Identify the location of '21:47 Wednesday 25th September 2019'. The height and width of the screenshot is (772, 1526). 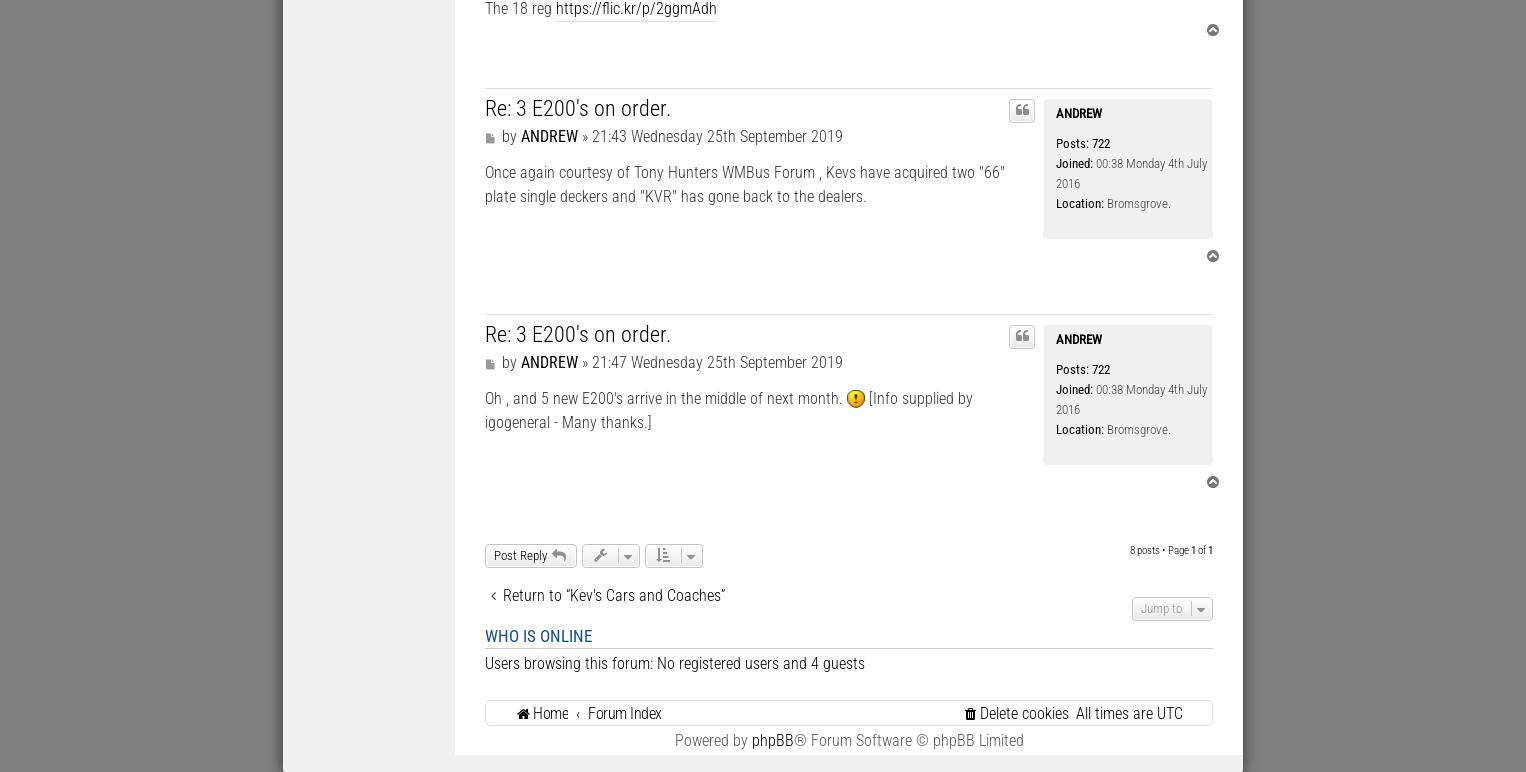
(716, 361).